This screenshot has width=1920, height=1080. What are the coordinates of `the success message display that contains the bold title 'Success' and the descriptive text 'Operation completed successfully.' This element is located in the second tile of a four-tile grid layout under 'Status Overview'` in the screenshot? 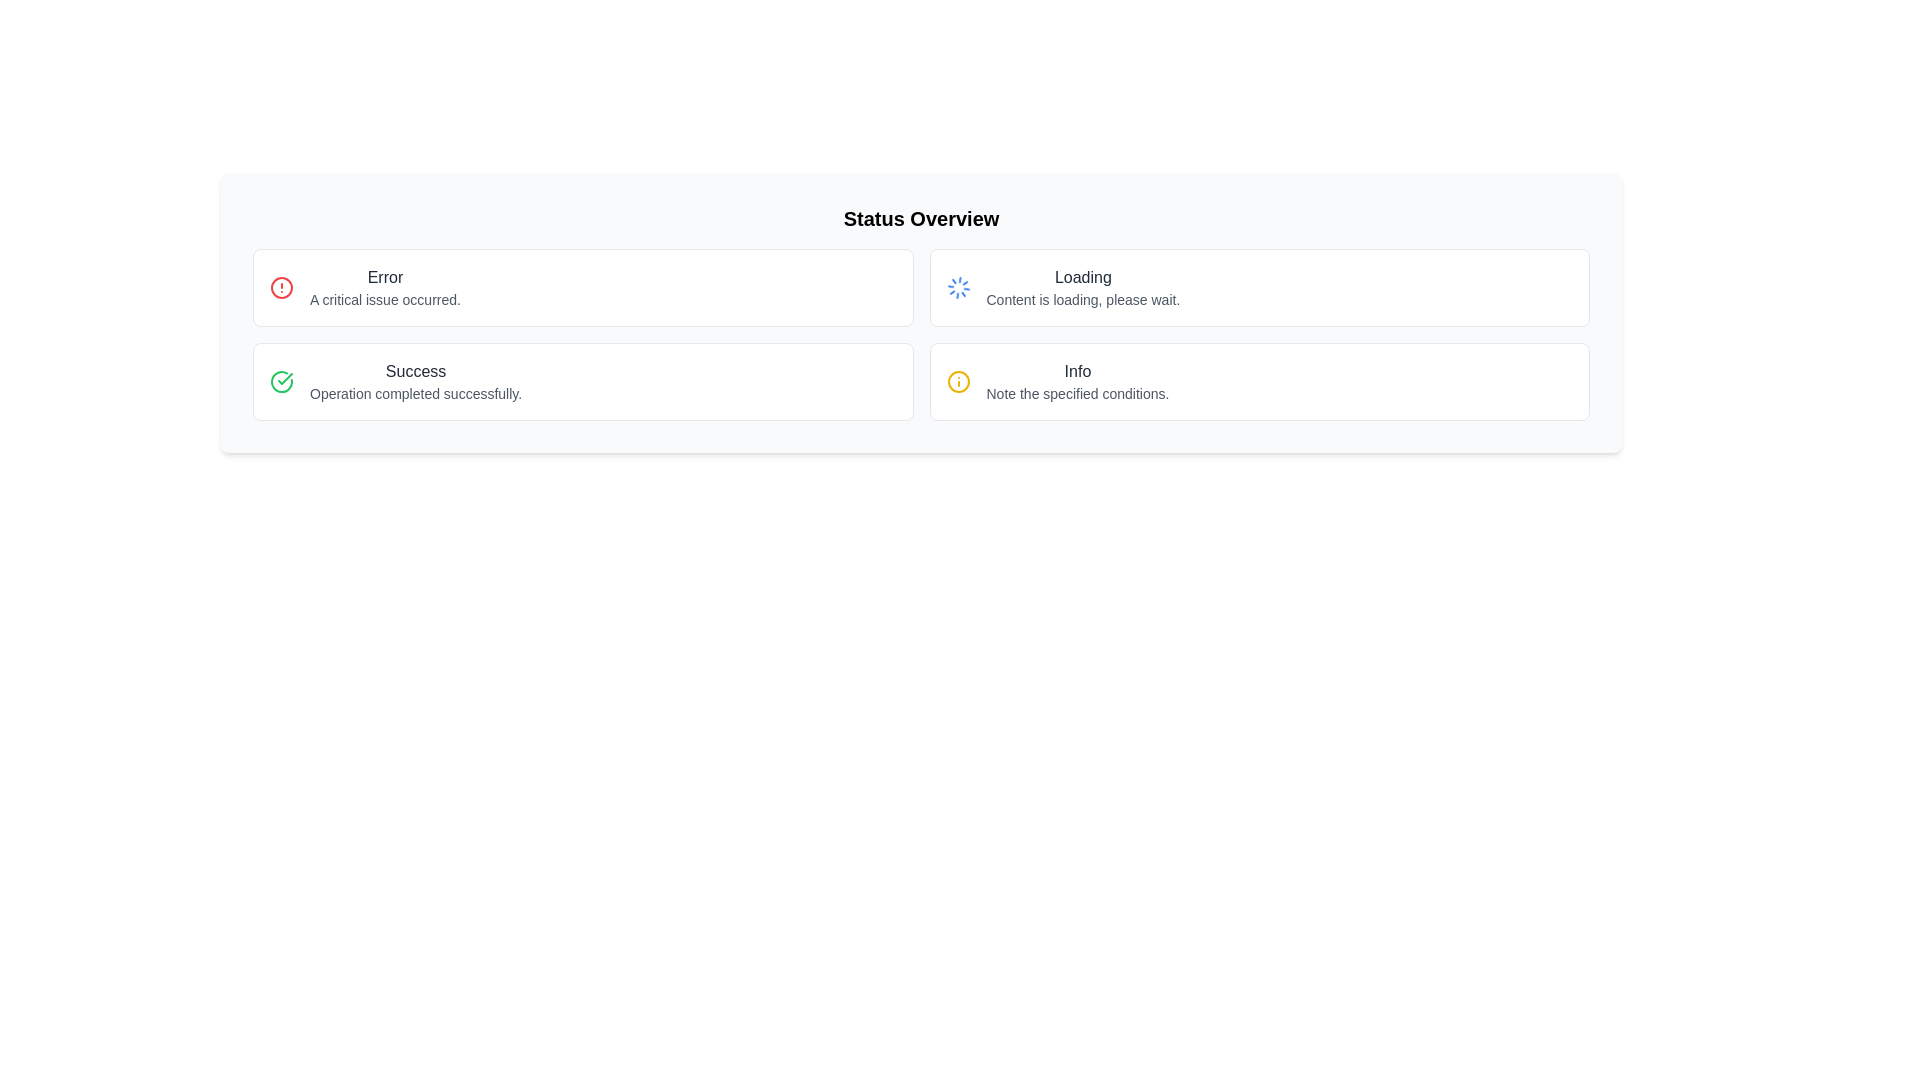 It's located at (415, 381).